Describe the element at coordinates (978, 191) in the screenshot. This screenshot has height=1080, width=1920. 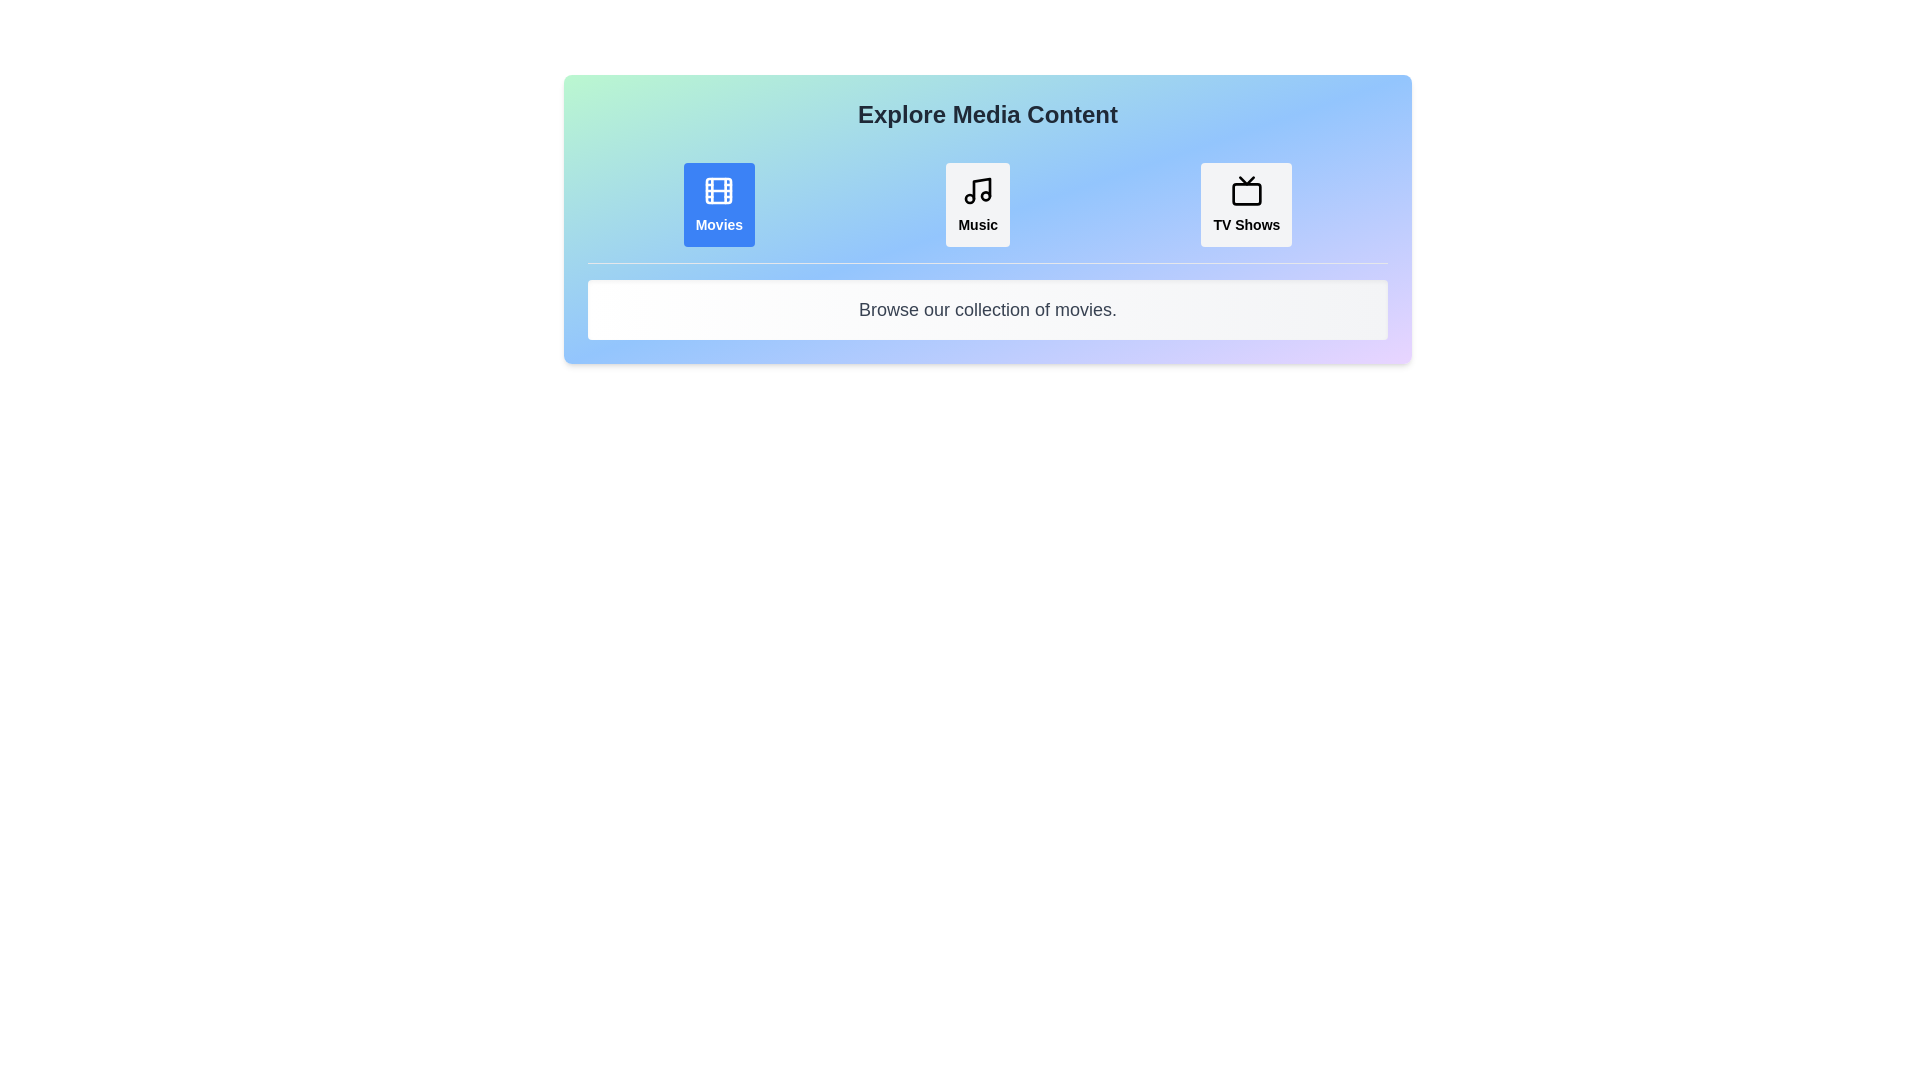
I see `the music note icon, which is part of the media selection interface located below the title 'Explore Media Content'` at that location.